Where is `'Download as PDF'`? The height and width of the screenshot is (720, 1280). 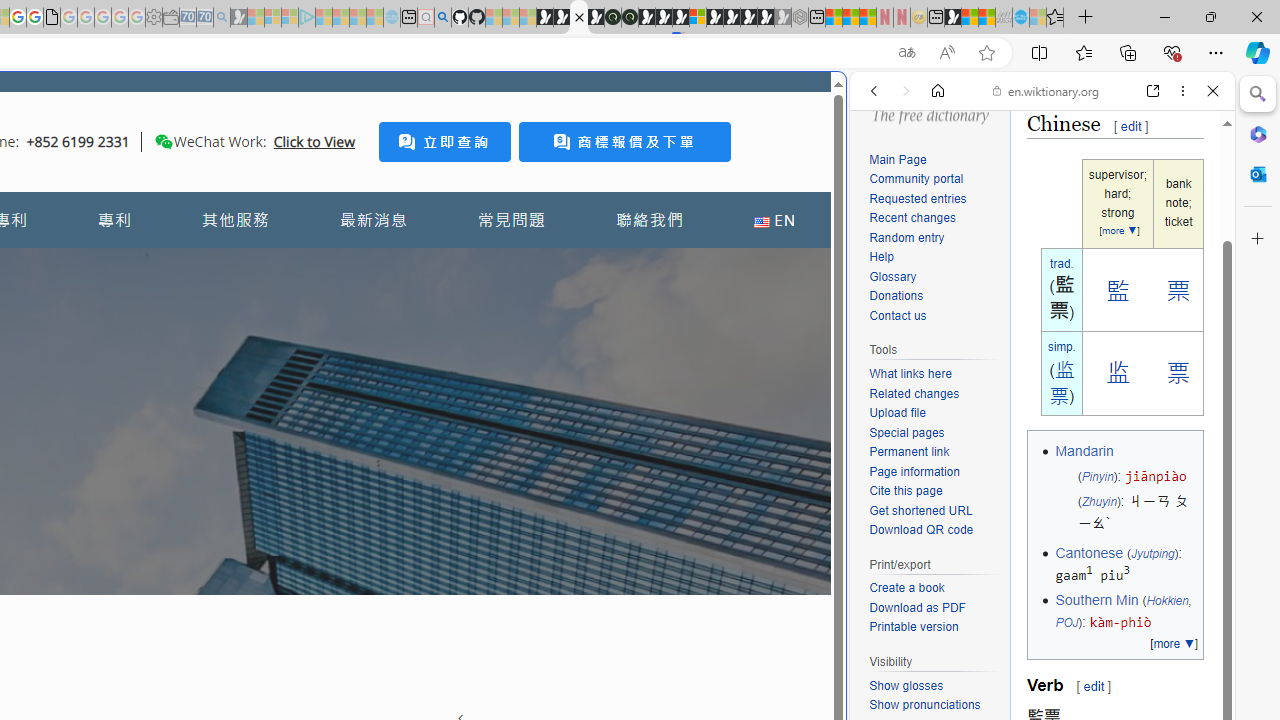
'Download as PDF' is located at coordinates (934, 607).